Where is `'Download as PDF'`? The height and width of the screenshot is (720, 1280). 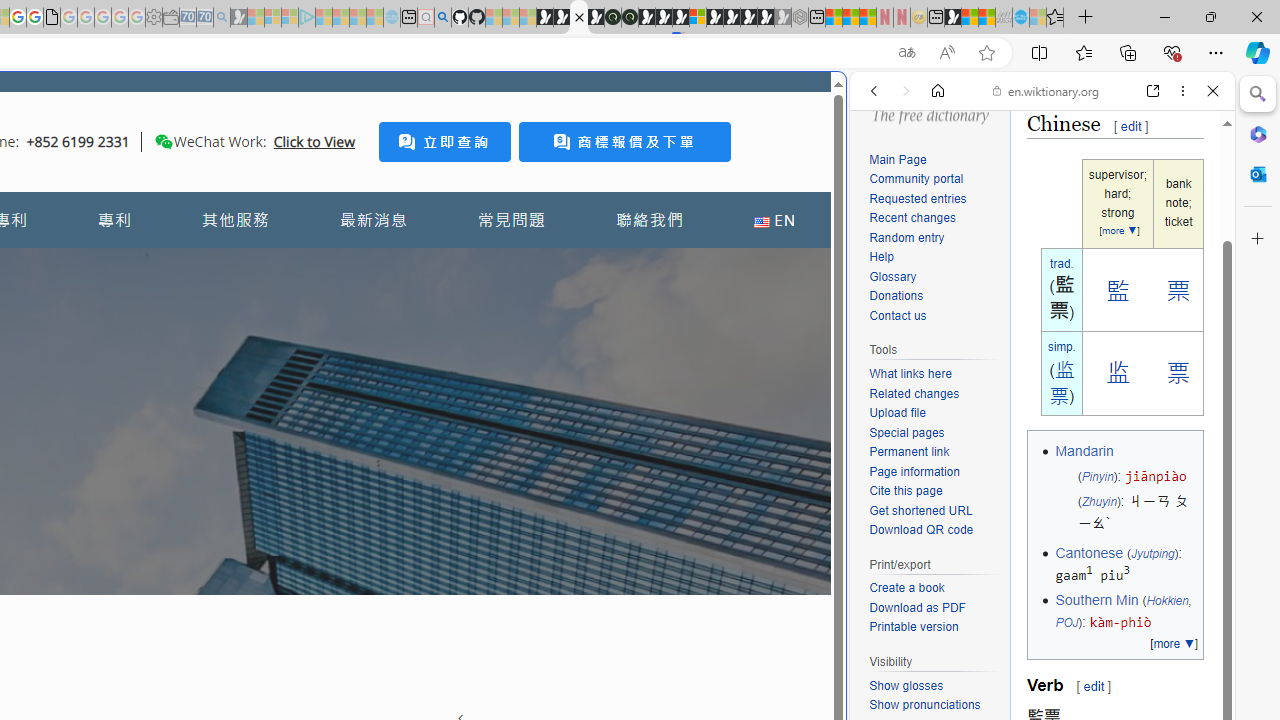
'Download as PDF' is located at coordinates (934, 607).